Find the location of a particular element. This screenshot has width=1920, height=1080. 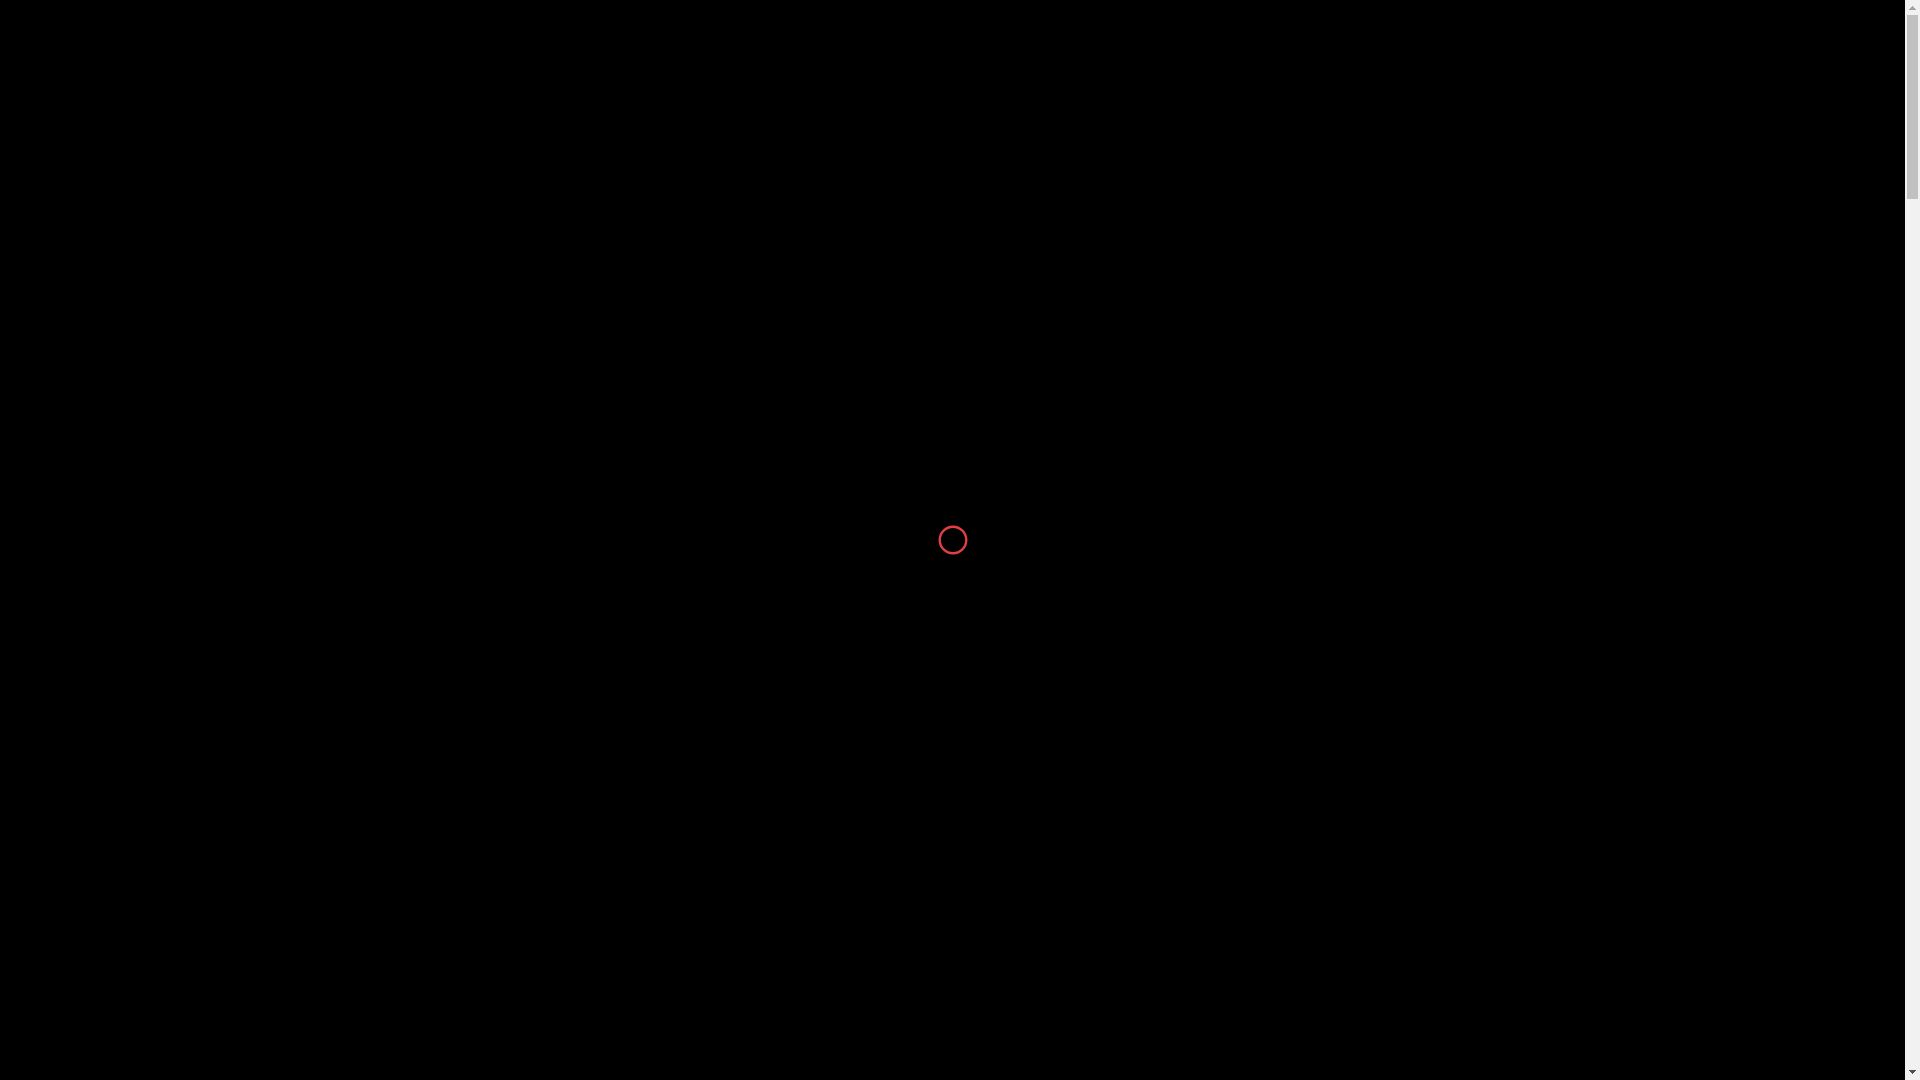

'NEW ARRIVAL' is located at coordinates (286, 67).